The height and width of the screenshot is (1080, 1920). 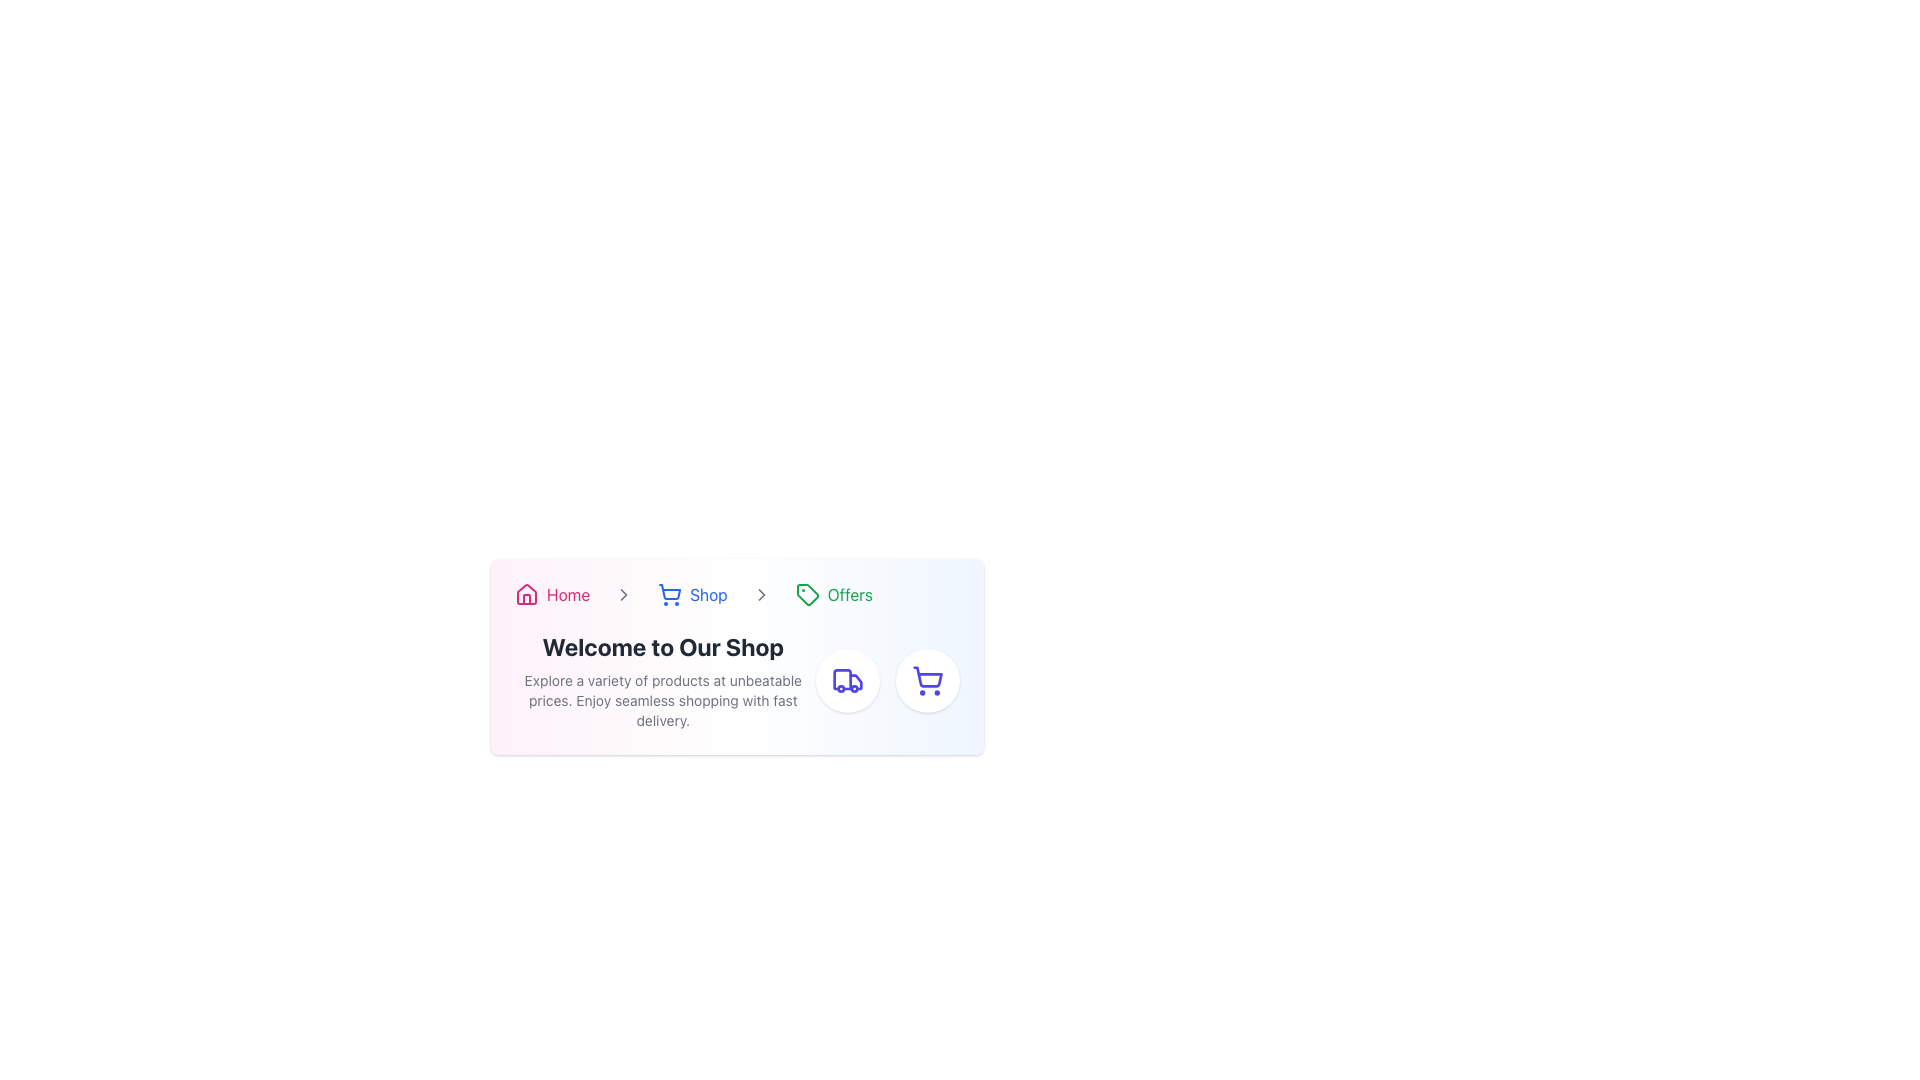 I want to click on promotional message text block located below the title 'Welcome to Our Shop', which emphasizes key features like product range, prices, and delivery, so click(x=663, y=700).